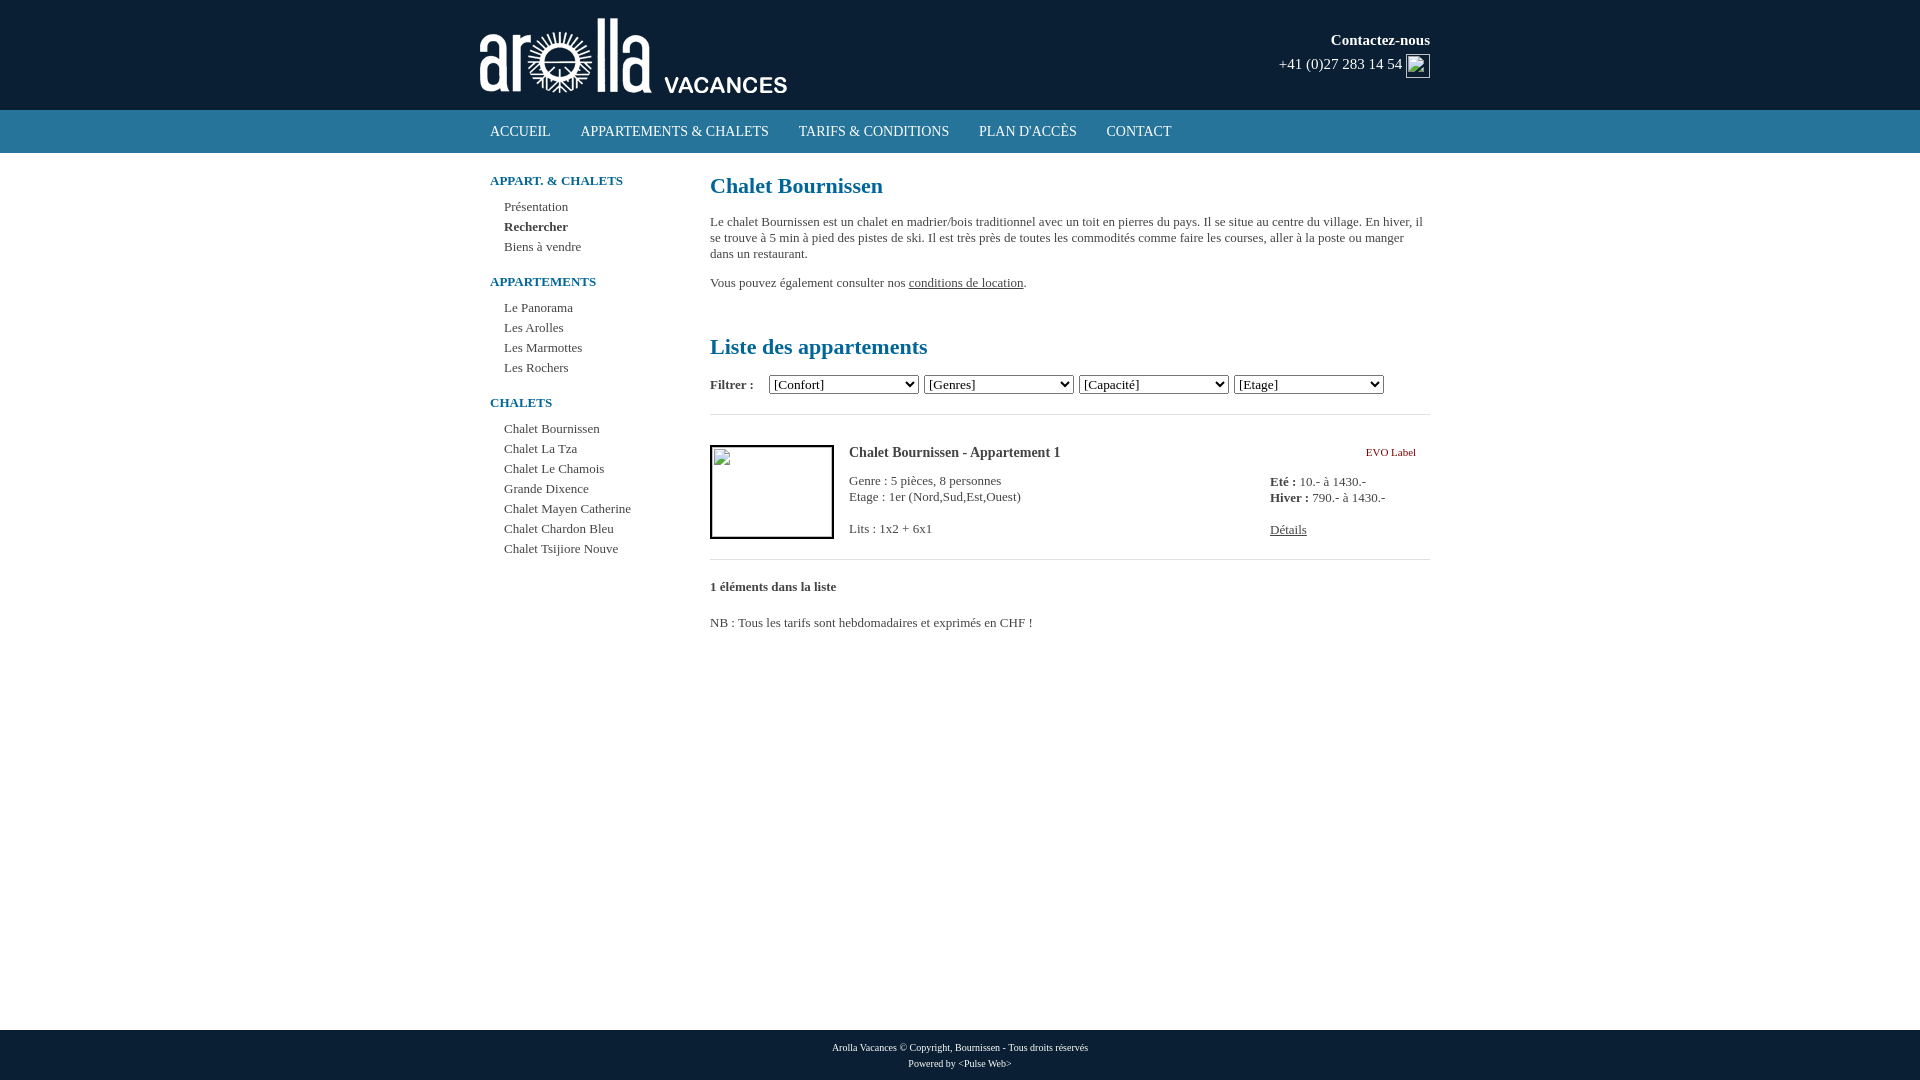 The height and width of the screenshot is (1080, 1920). I want to click on 'Grande Dixence', so click(546, 488).